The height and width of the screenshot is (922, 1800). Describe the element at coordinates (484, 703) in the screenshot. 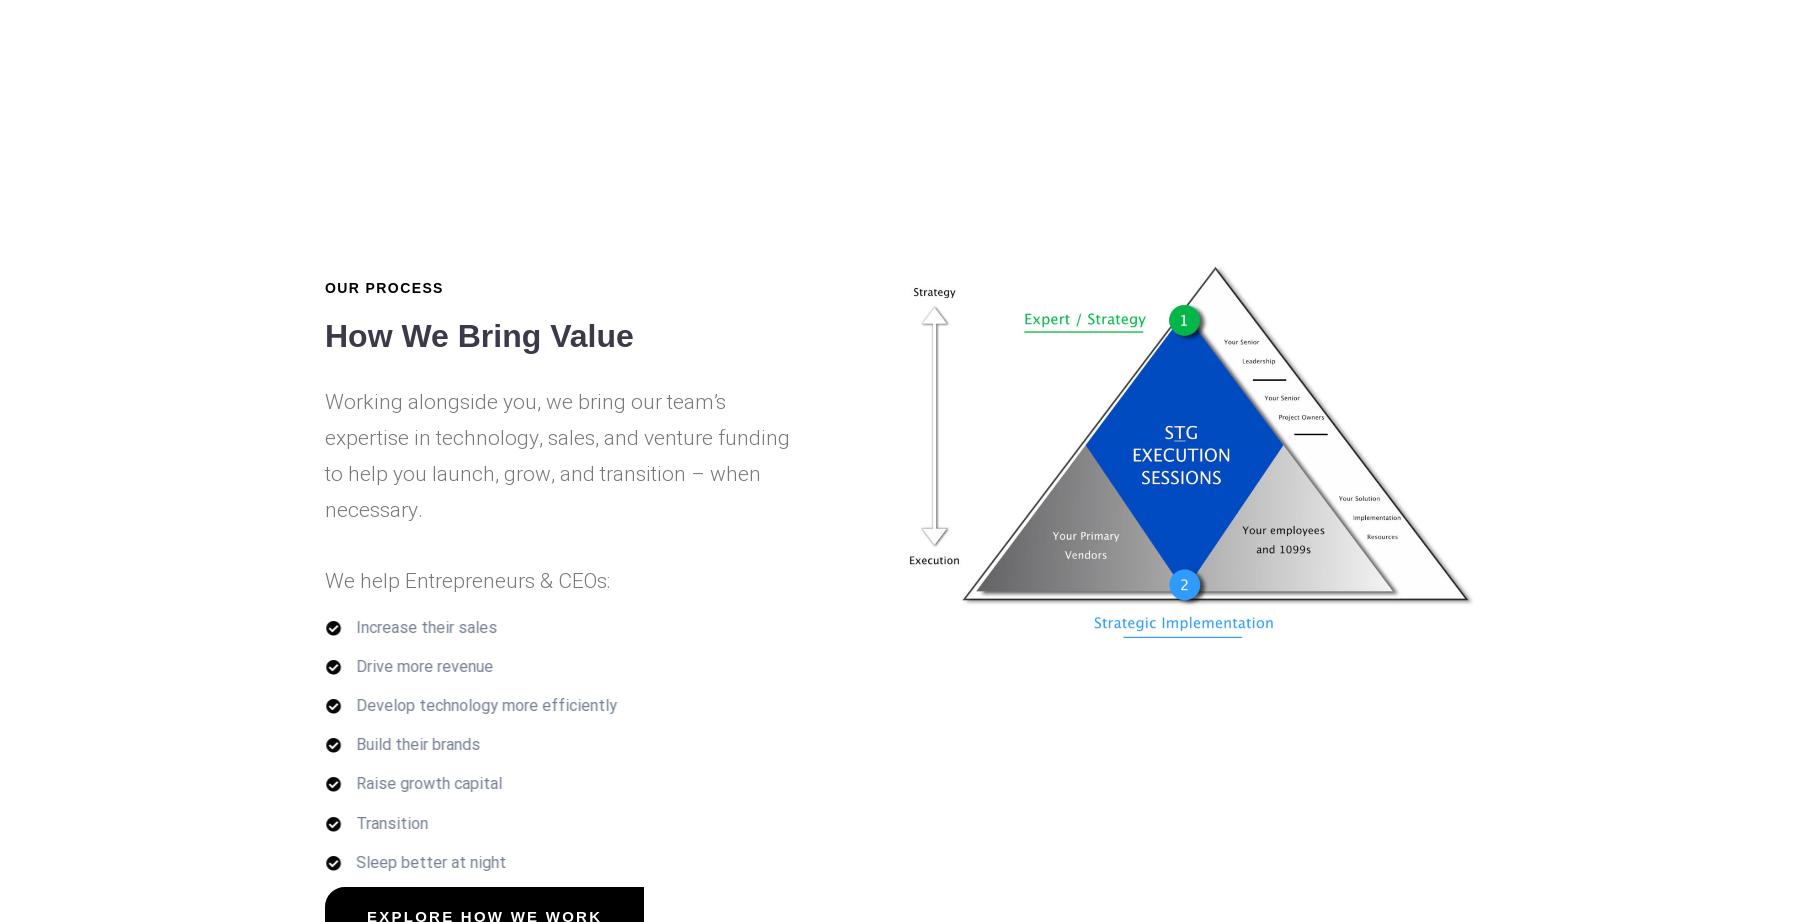

I see `'Develop technology more efficiently'` at that location.